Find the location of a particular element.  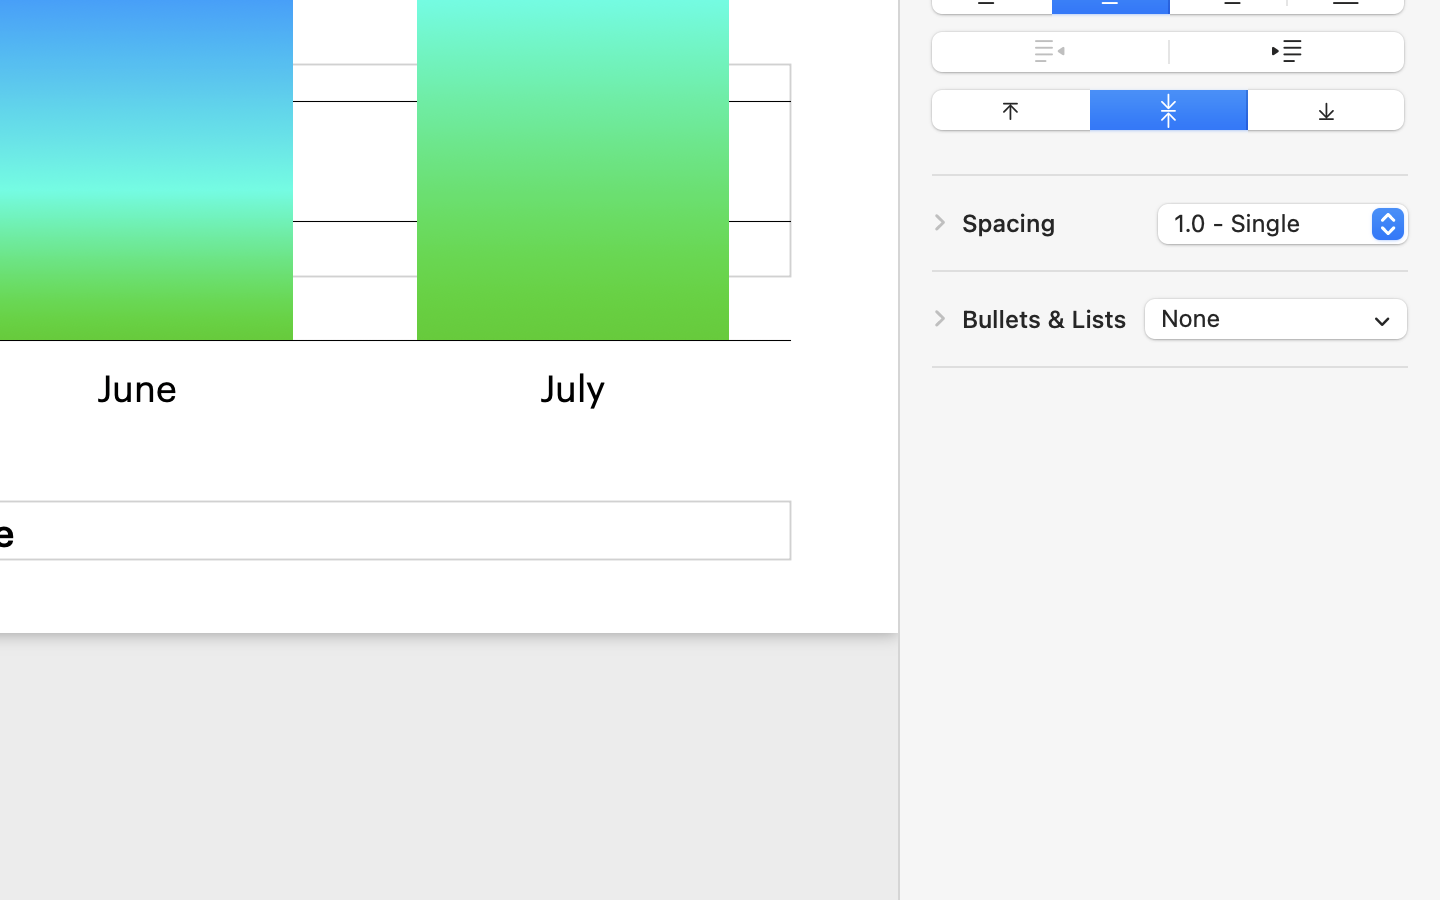

'Bullets & Lists' is located at coordinates (1044, 317).